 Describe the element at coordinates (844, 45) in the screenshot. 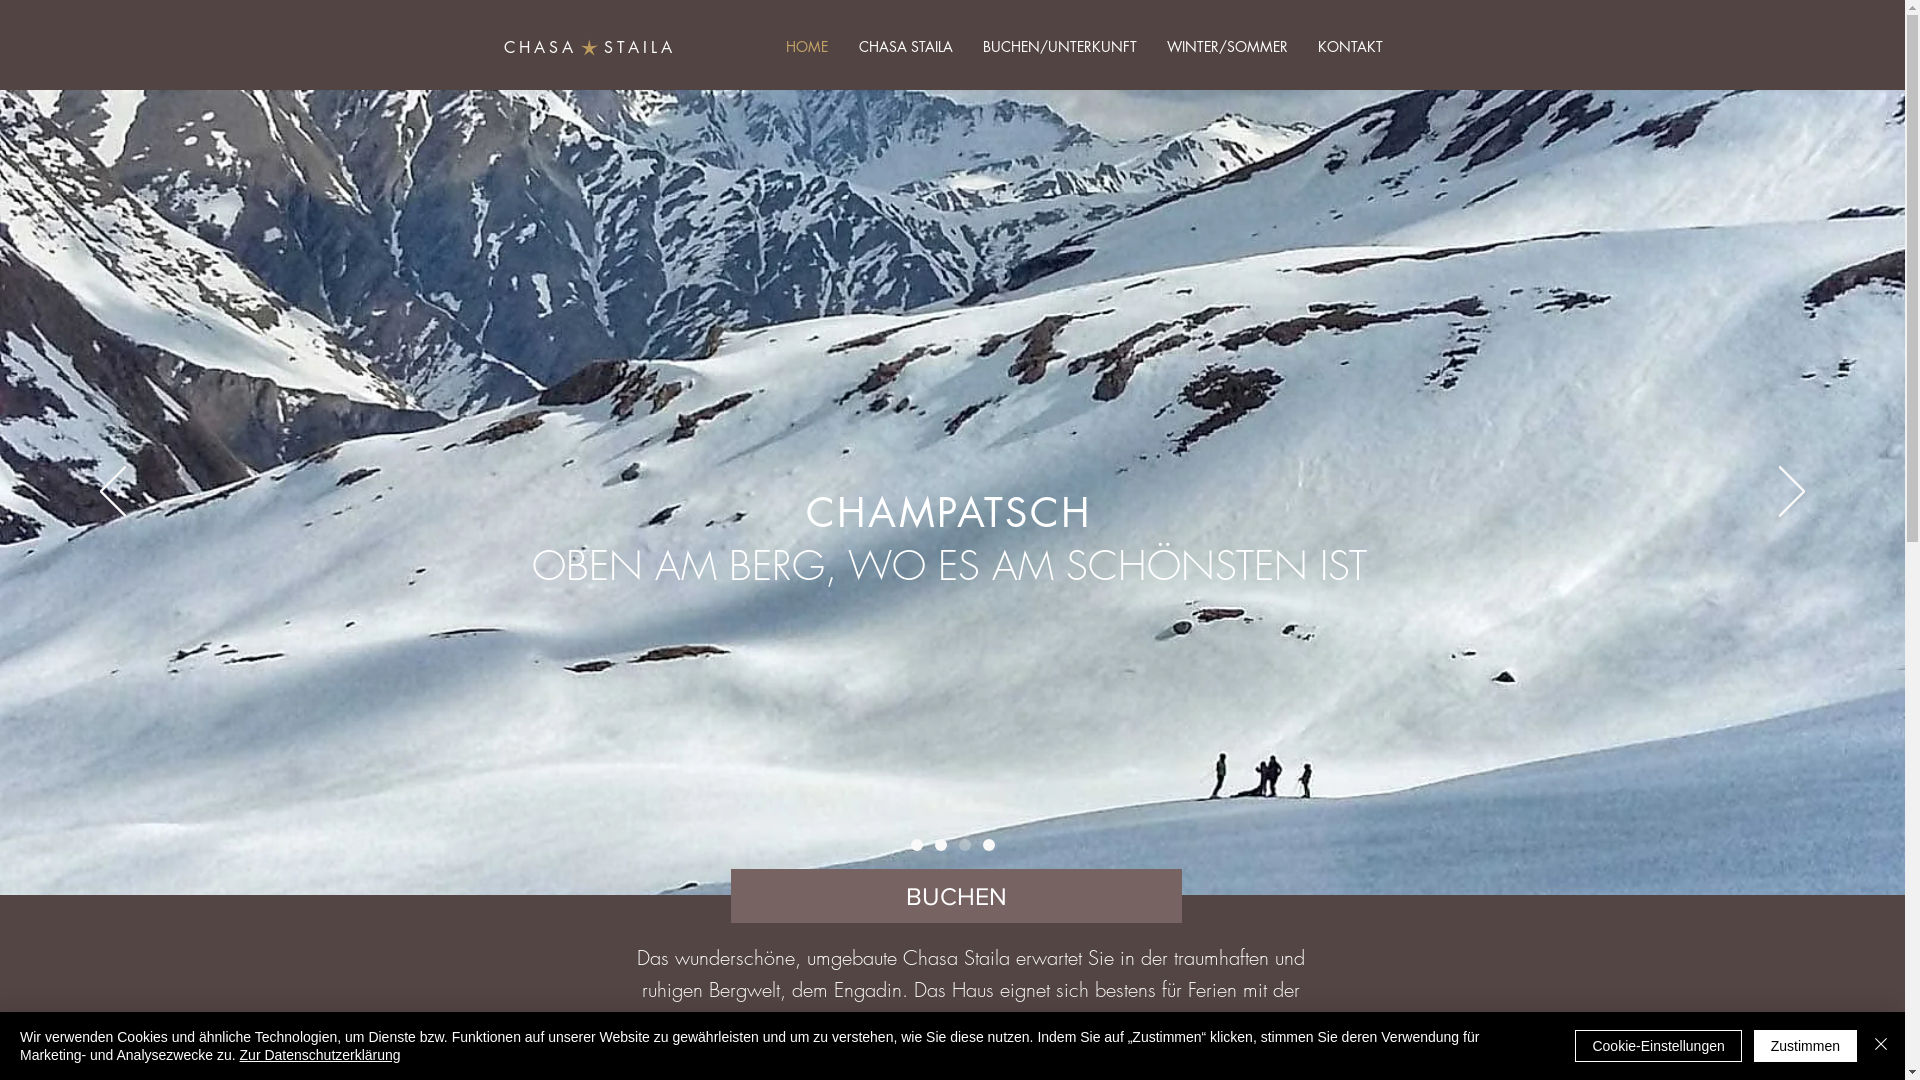

I see `'CHASA STAILA'` at that location.